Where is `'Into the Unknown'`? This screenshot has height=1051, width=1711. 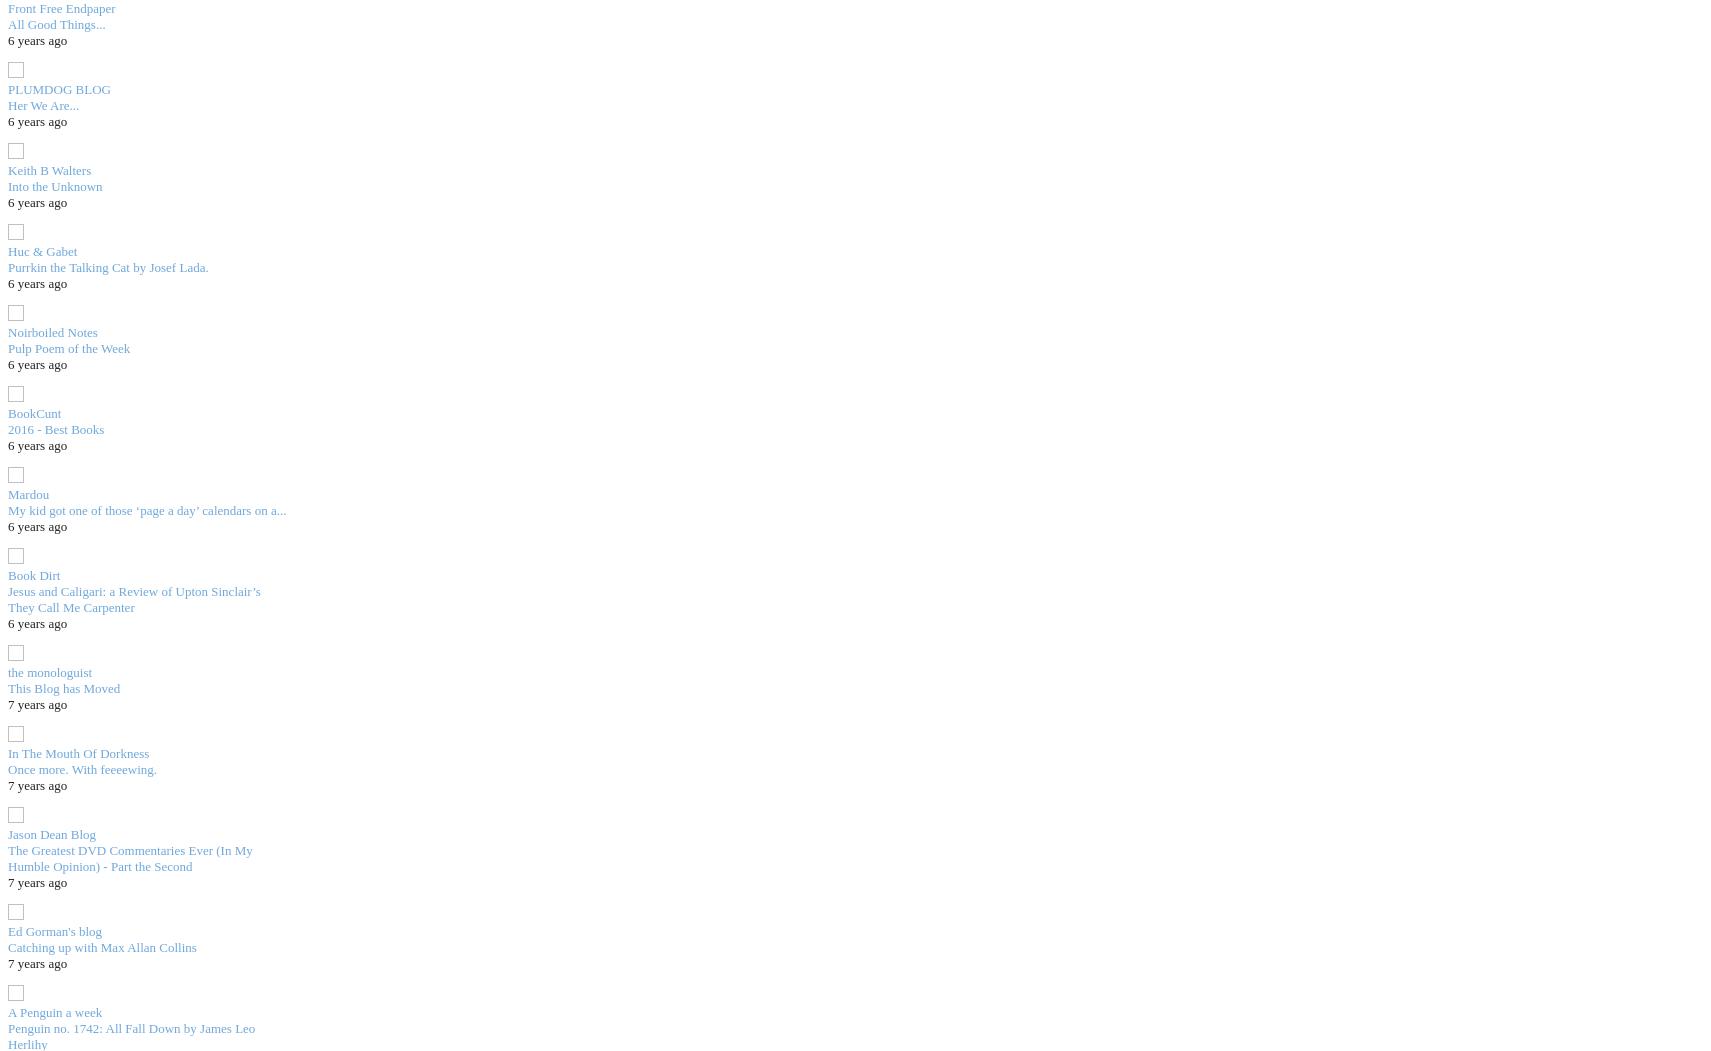 'Into the Unknown' is located at coordinates (53, 185).